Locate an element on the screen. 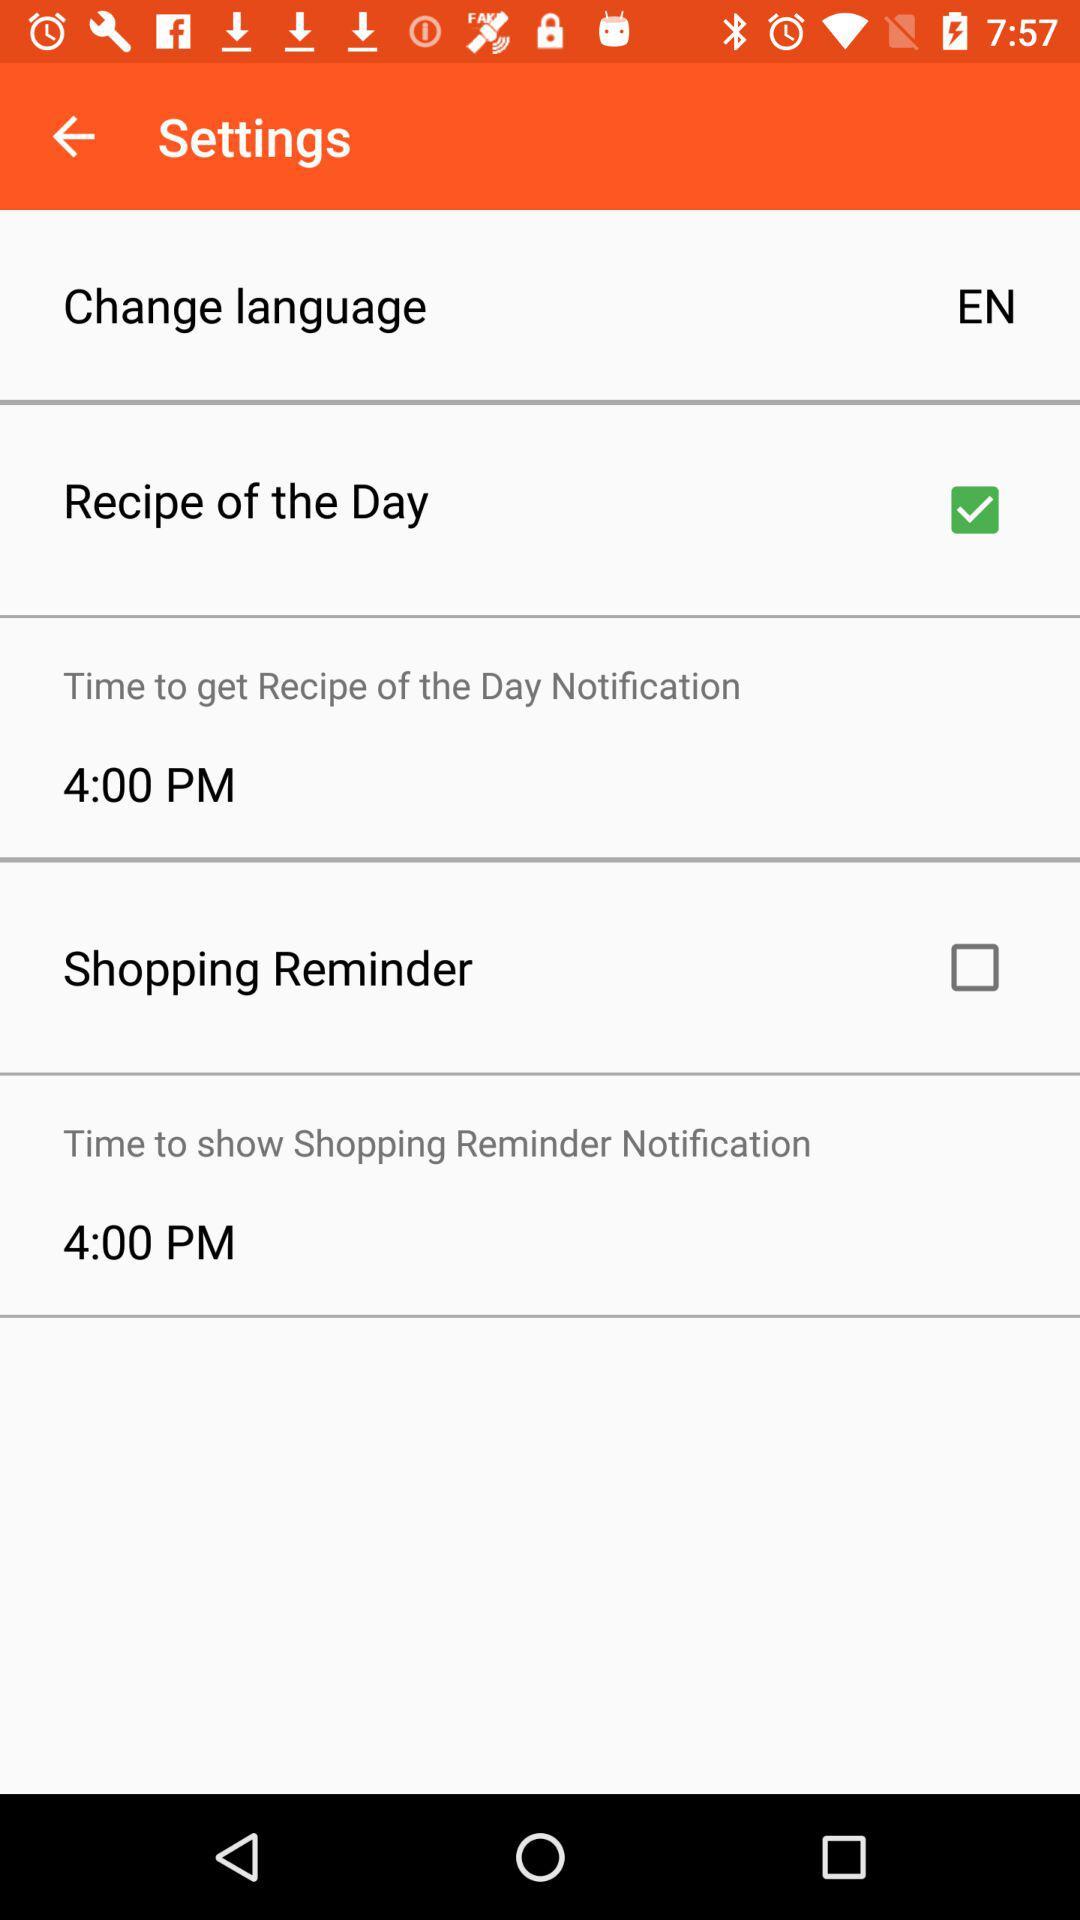 The height and width of the screenshot is (1920, 1080). for receiving recipe of the day is located at coordinates (974, 509).